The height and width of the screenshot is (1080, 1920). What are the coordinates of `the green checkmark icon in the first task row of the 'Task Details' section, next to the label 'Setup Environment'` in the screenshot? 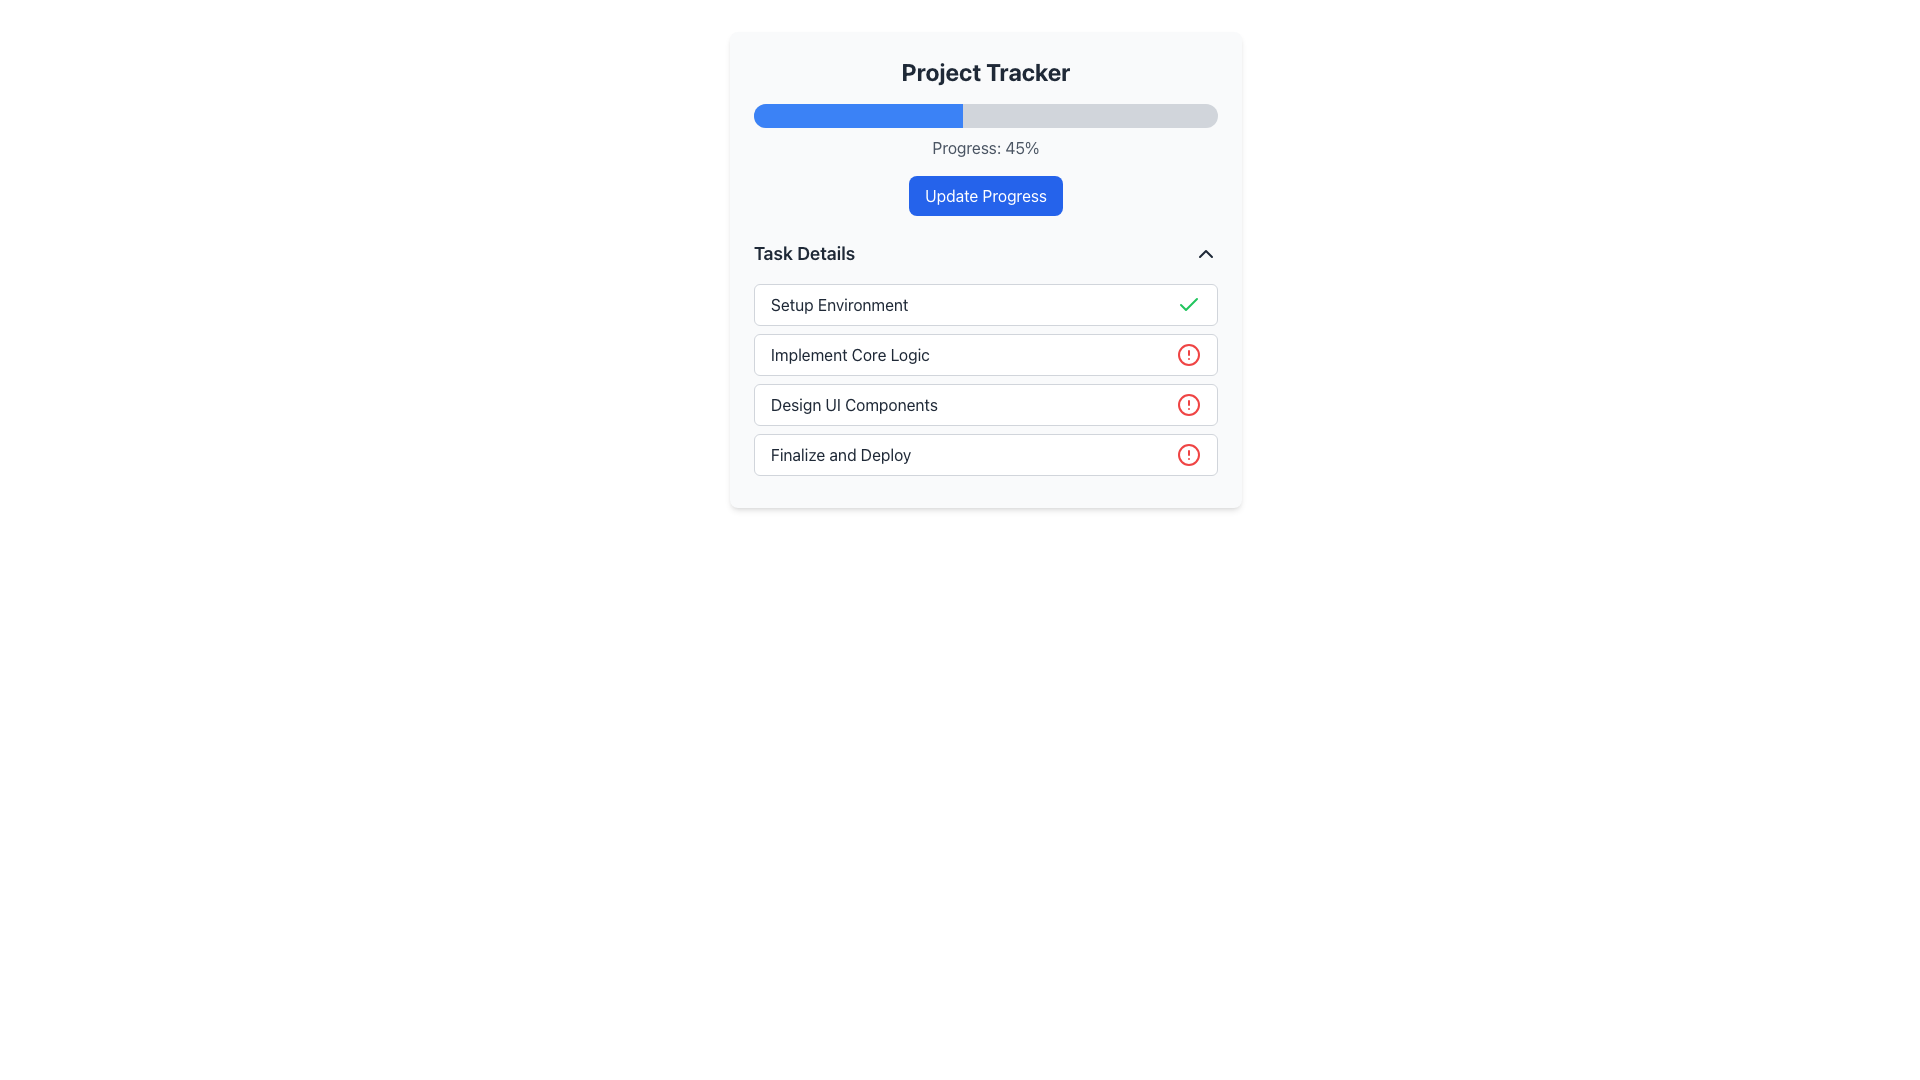 It's located at (1189, 304).